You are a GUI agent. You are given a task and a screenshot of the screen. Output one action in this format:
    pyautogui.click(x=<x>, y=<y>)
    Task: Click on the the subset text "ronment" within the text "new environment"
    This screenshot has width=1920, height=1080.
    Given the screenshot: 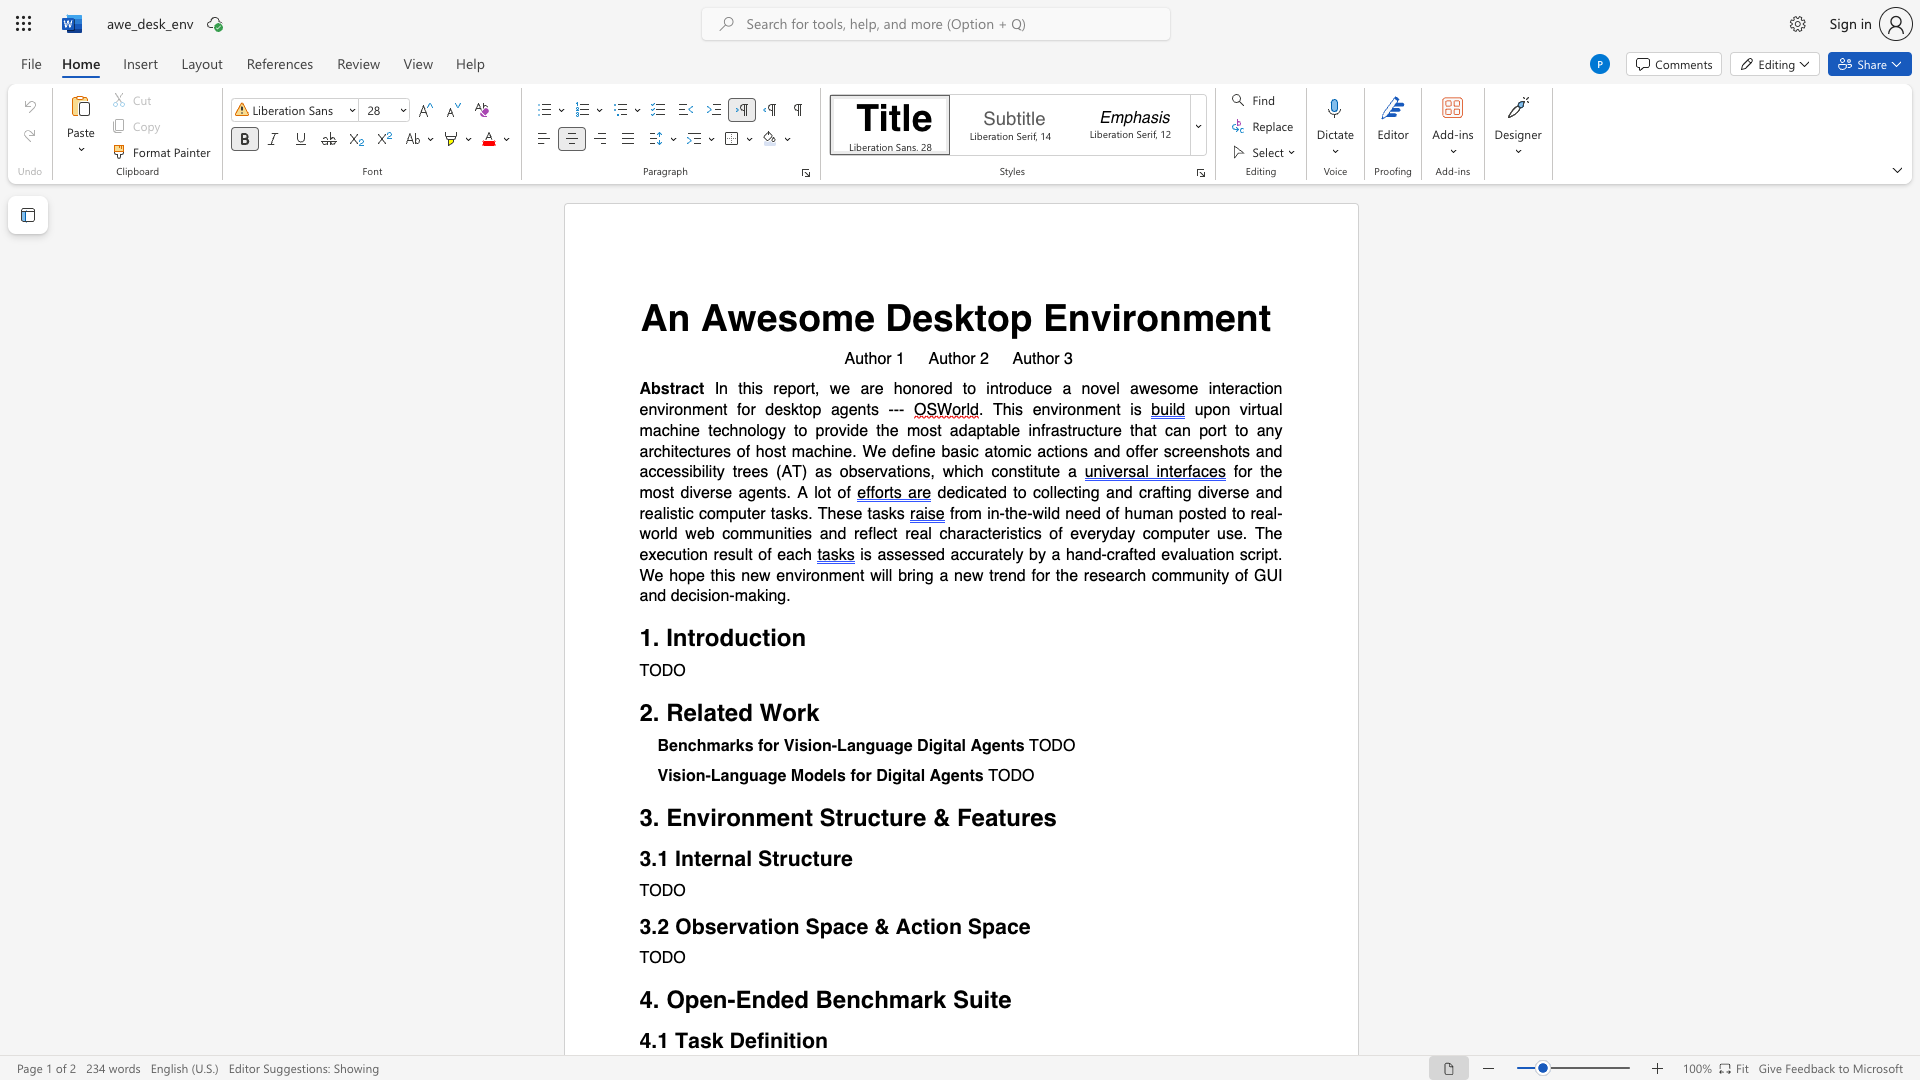 What is the action you would take?
    pyautogui.click(x=805, y=575)
    